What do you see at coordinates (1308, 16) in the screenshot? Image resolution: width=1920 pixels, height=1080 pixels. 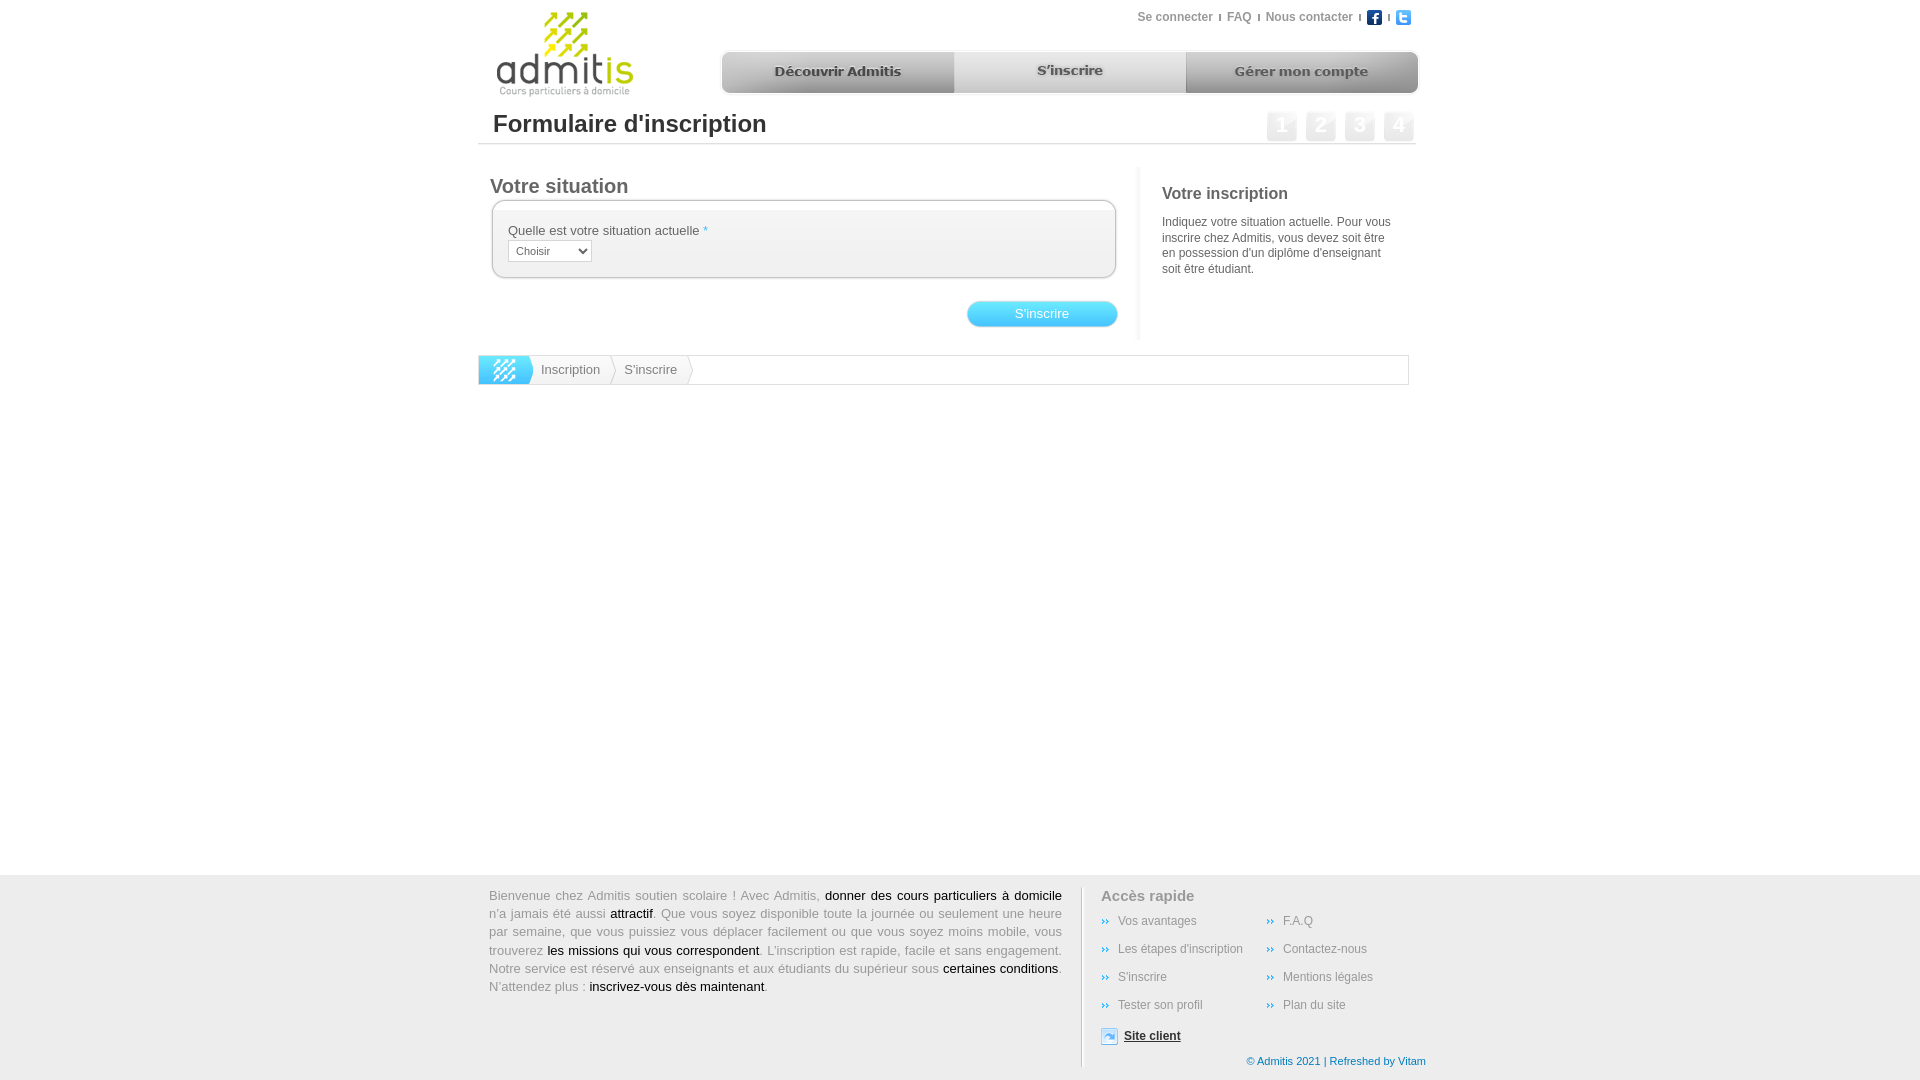 I see `'Nous contacter'` at bounding box center [1308, 16].